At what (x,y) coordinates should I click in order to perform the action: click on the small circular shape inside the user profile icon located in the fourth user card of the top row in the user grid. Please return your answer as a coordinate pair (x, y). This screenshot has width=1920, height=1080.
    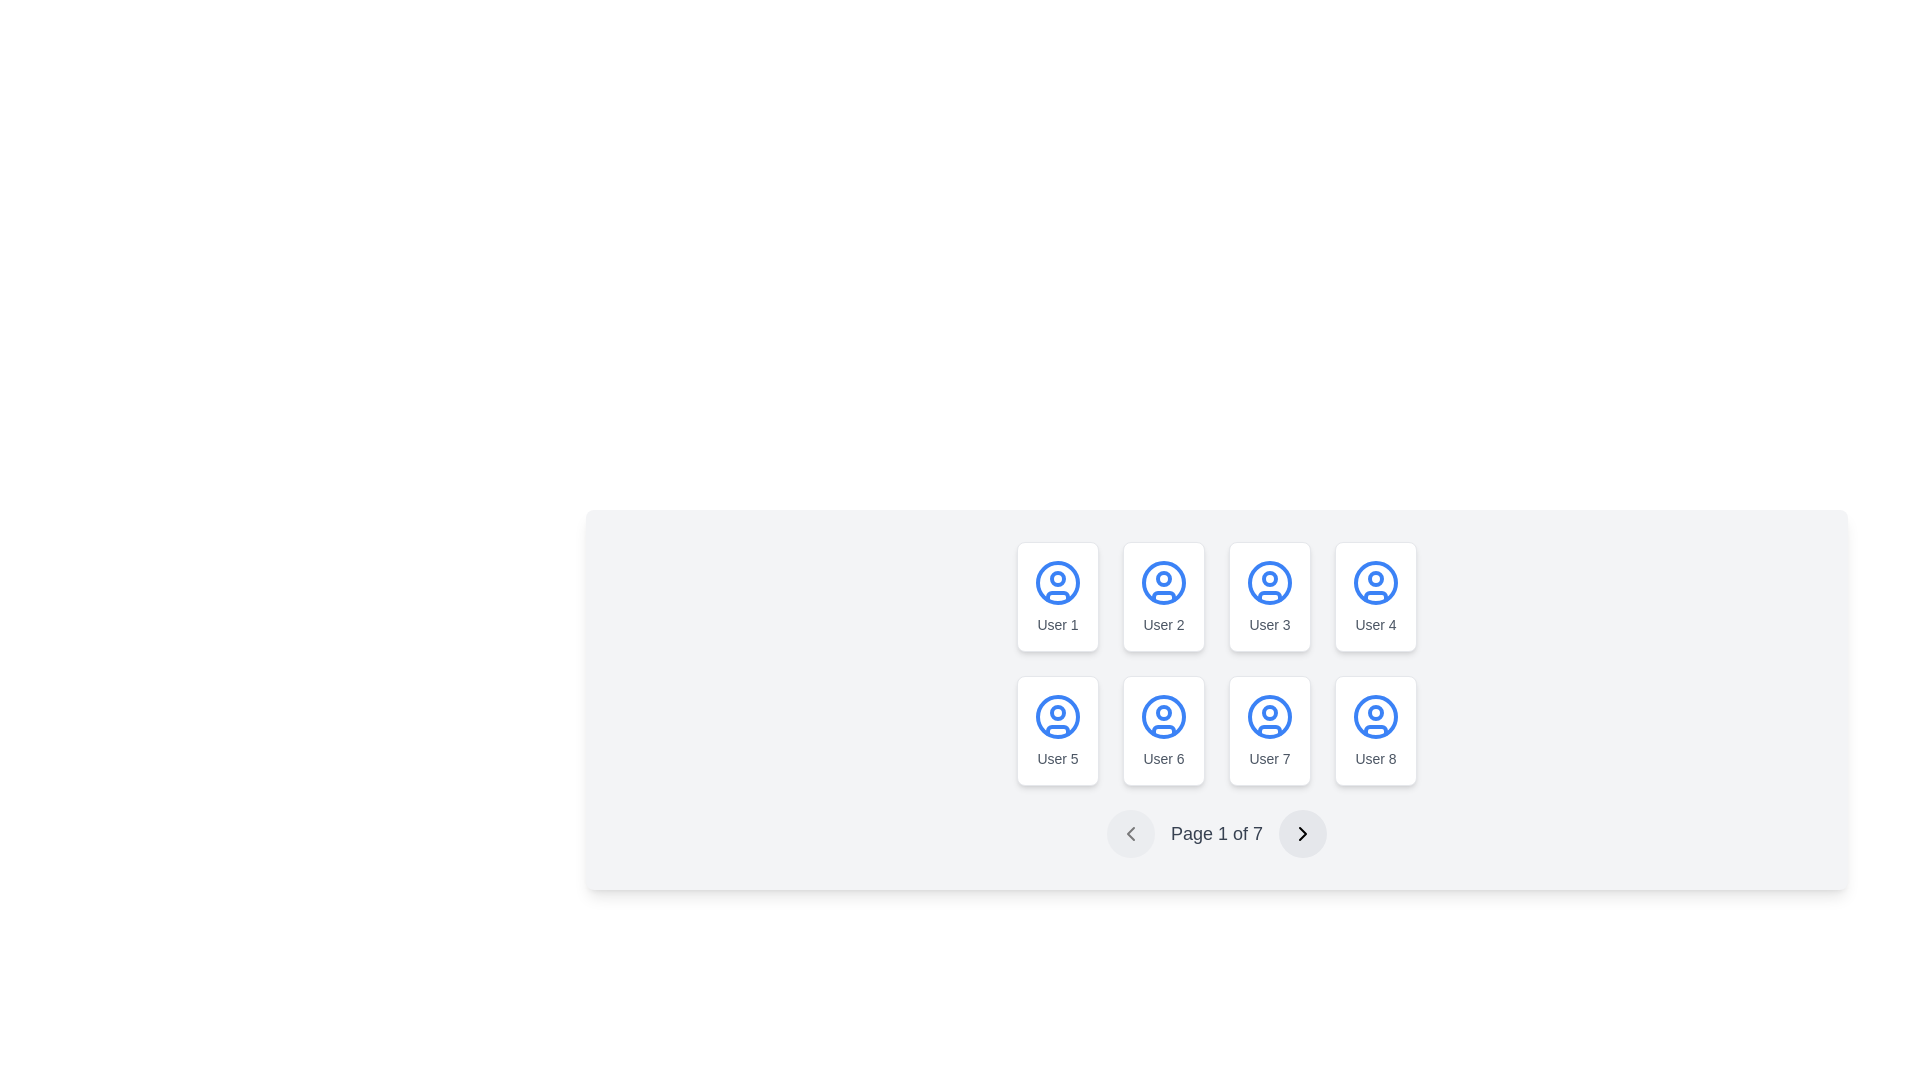
    Looking at the image, I should click on (1375, 578).